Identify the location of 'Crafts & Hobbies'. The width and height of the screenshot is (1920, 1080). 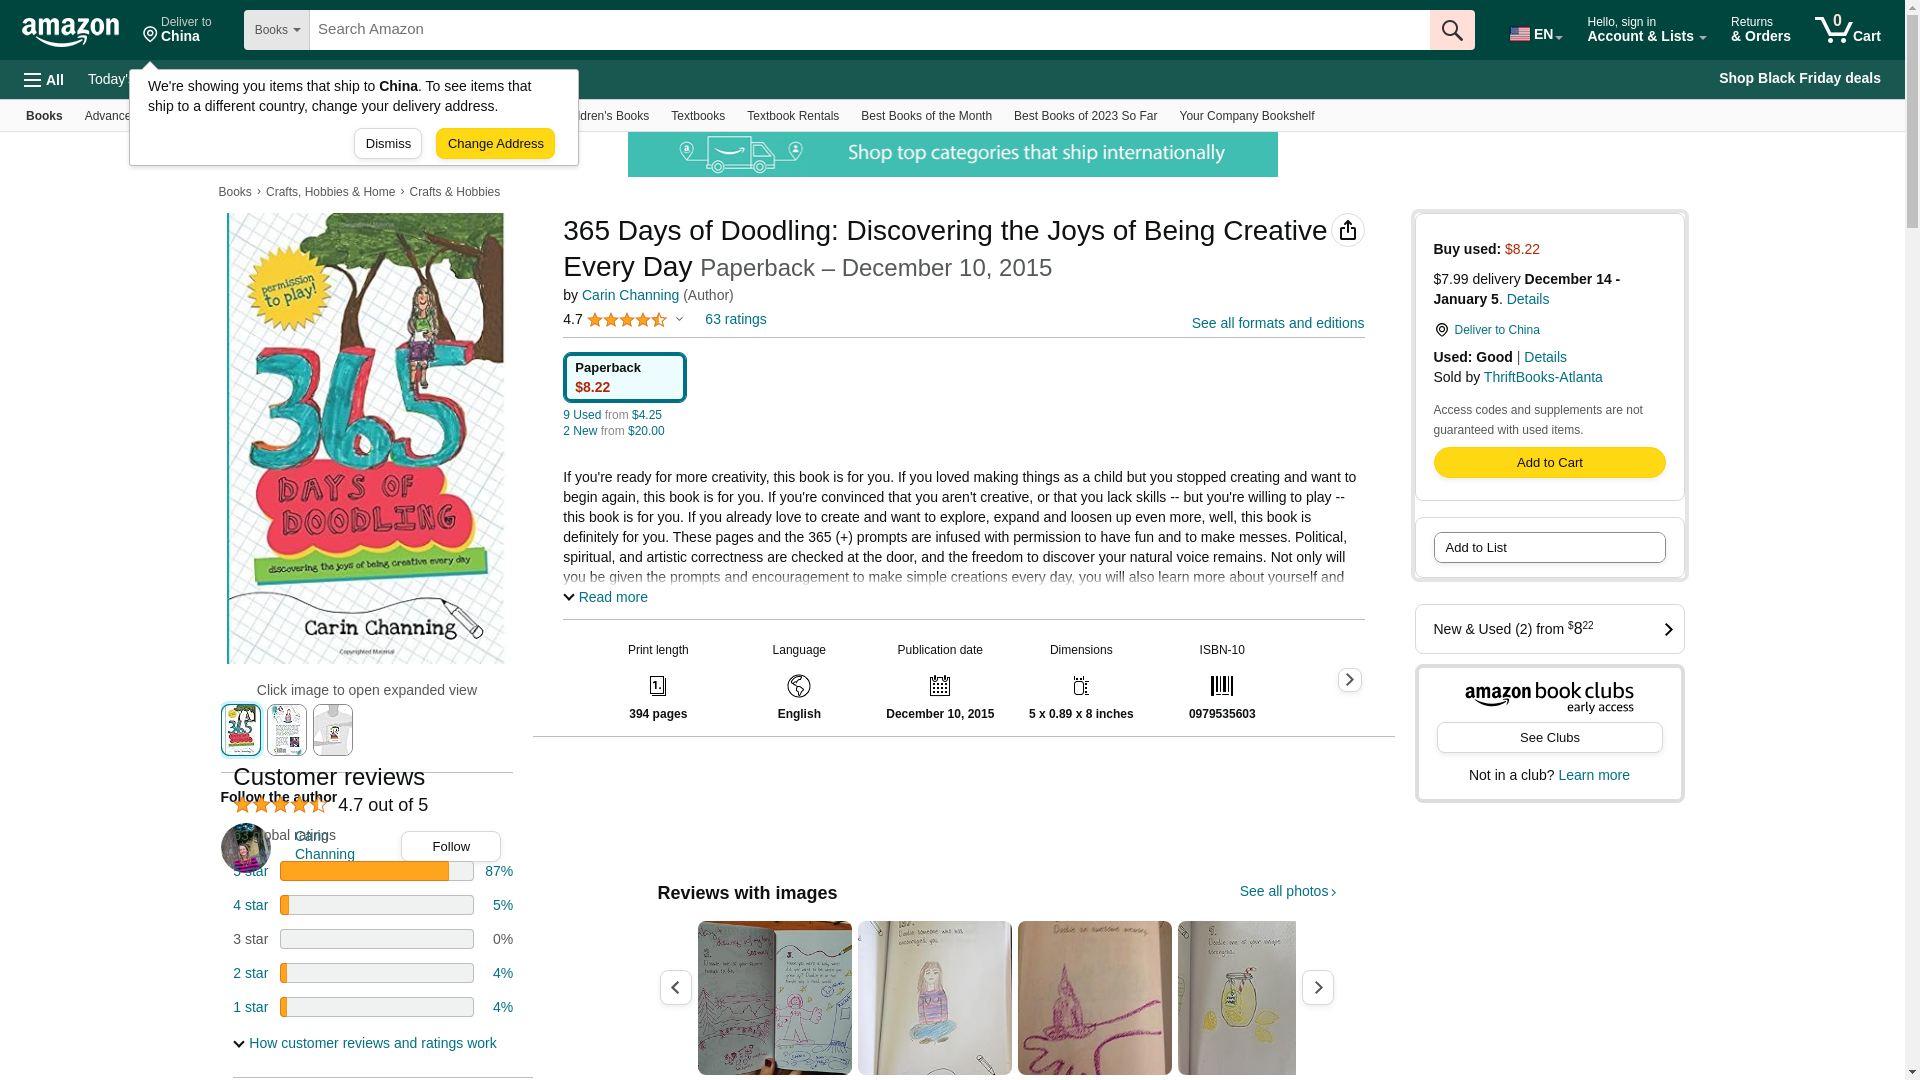
(454, 192).